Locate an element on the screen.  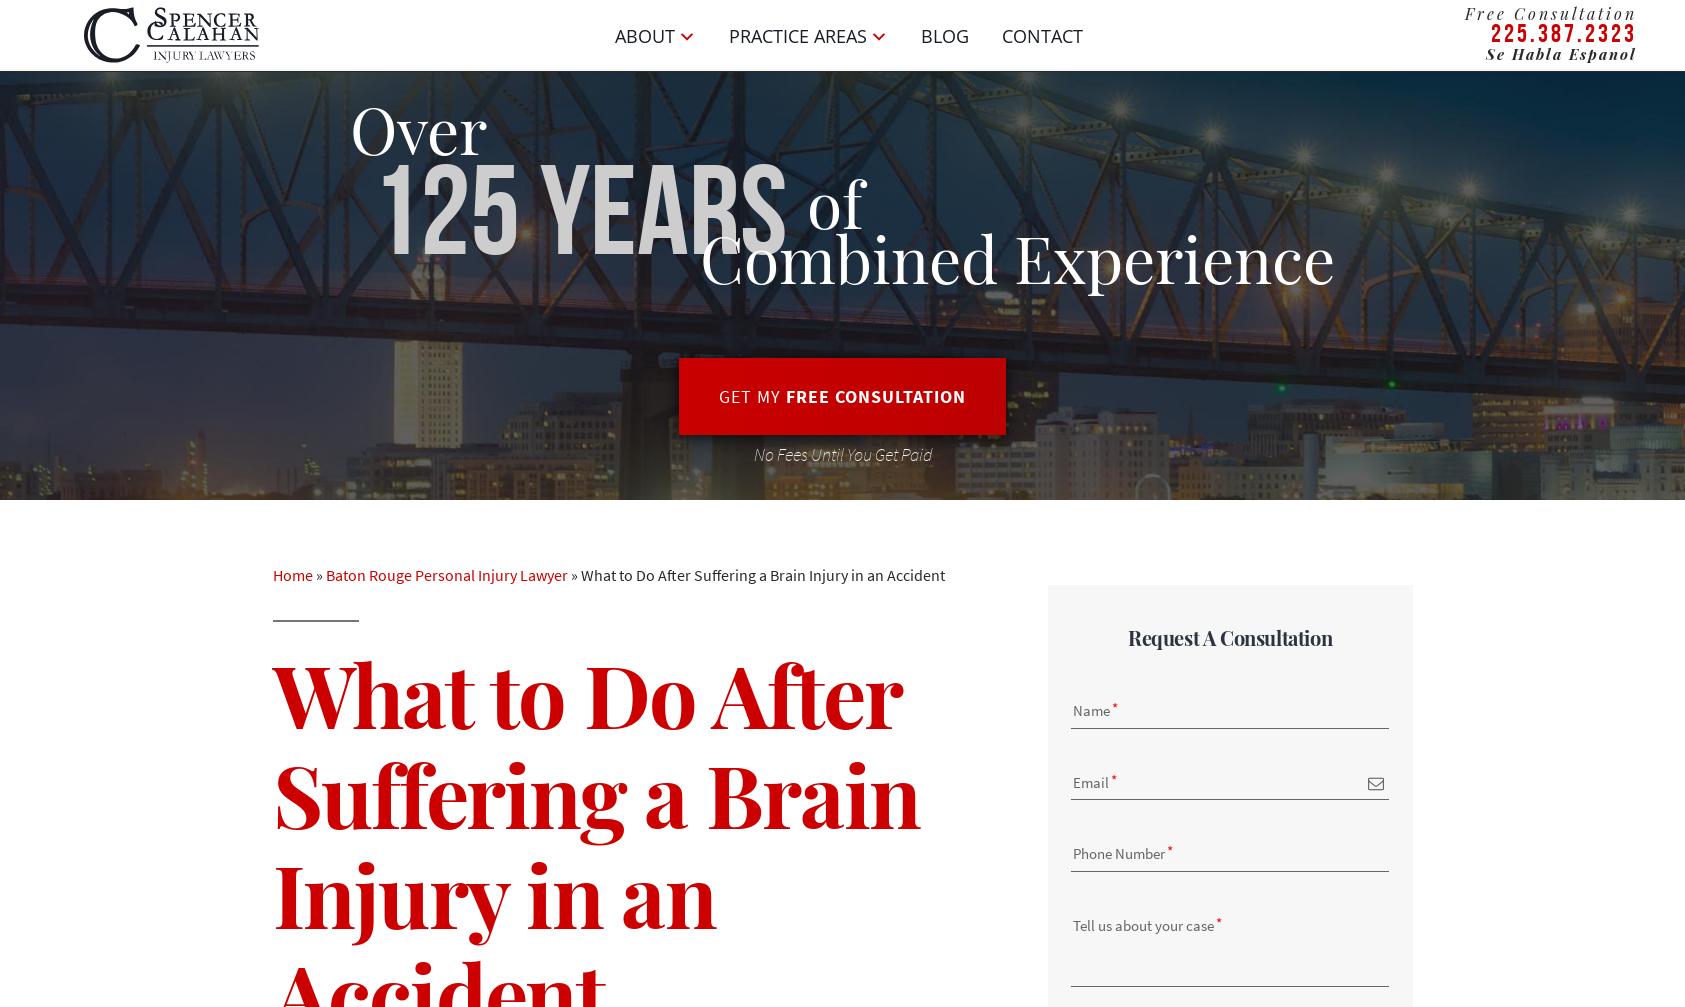
'Practice Areas' is located at coordinates (797, 35).